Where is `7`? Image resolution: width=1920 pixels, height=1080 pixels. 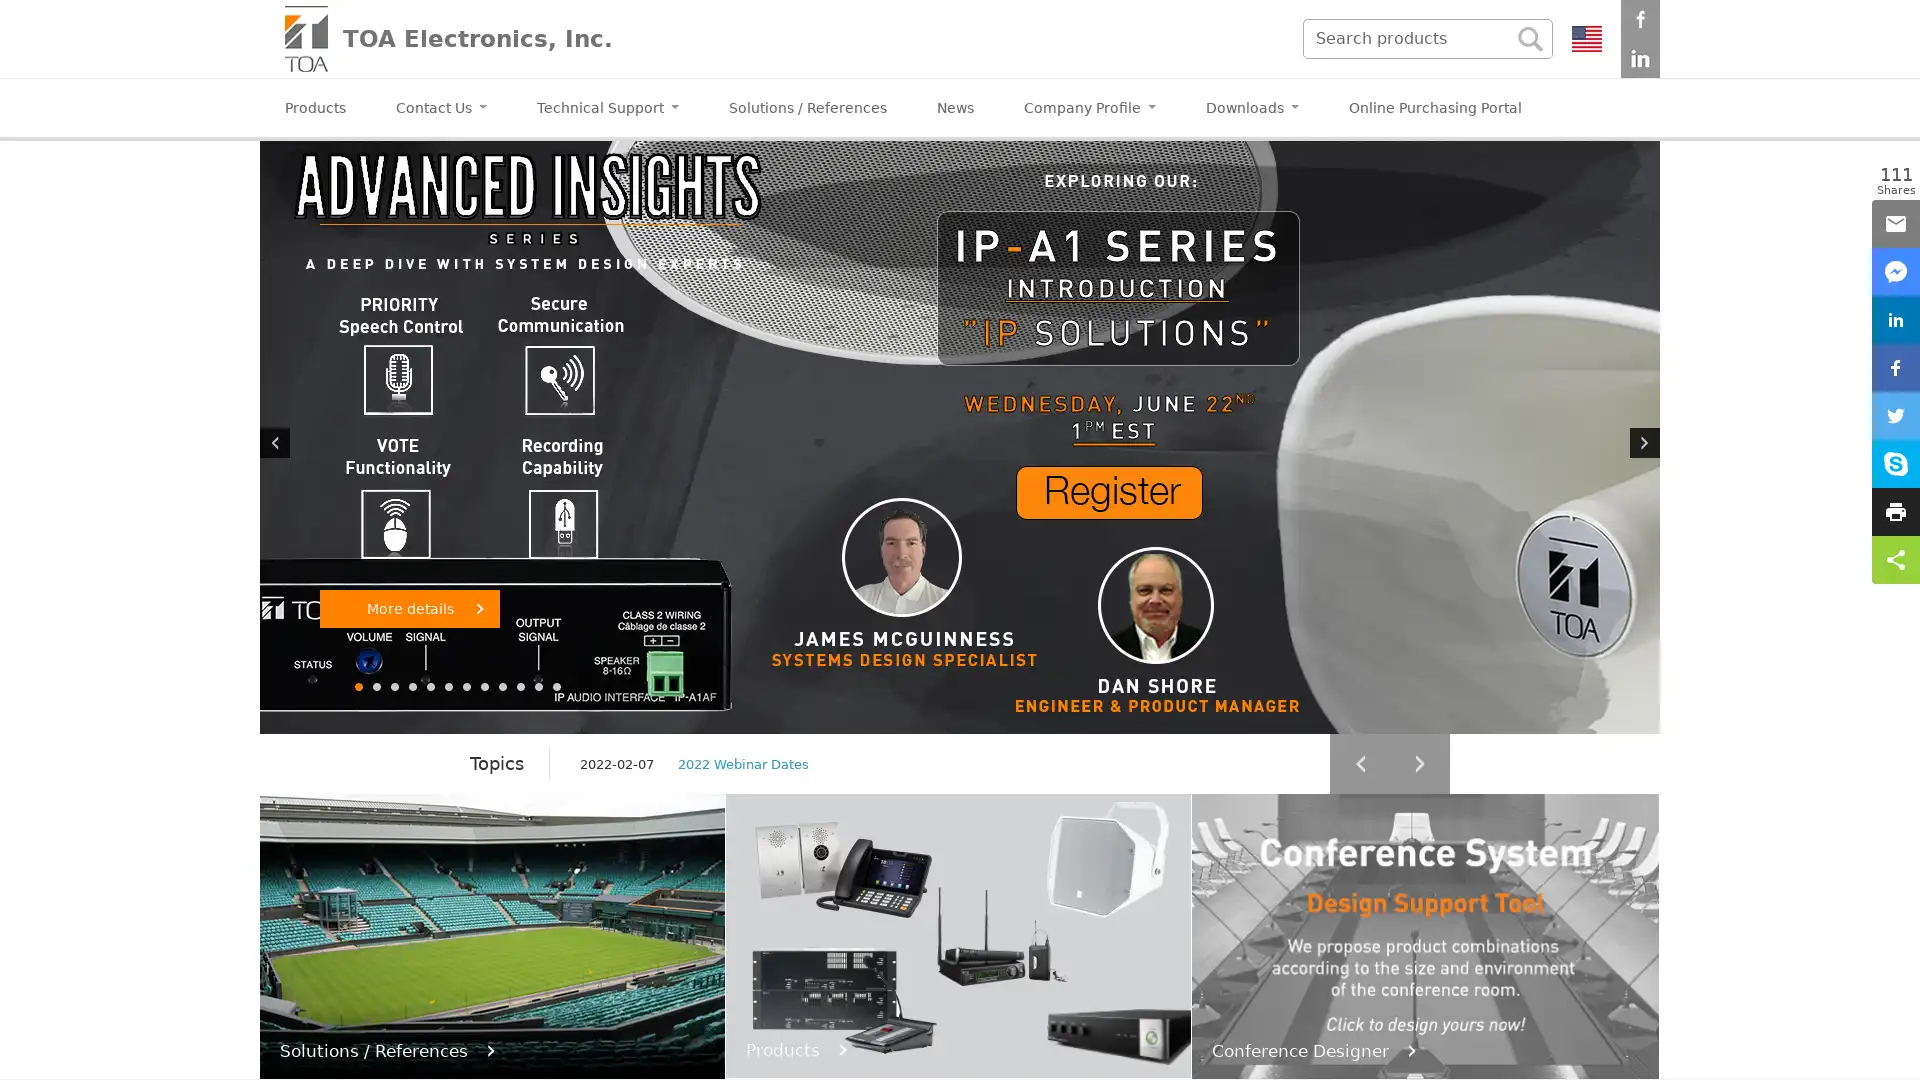 7 is located at coordinates (467, 685).